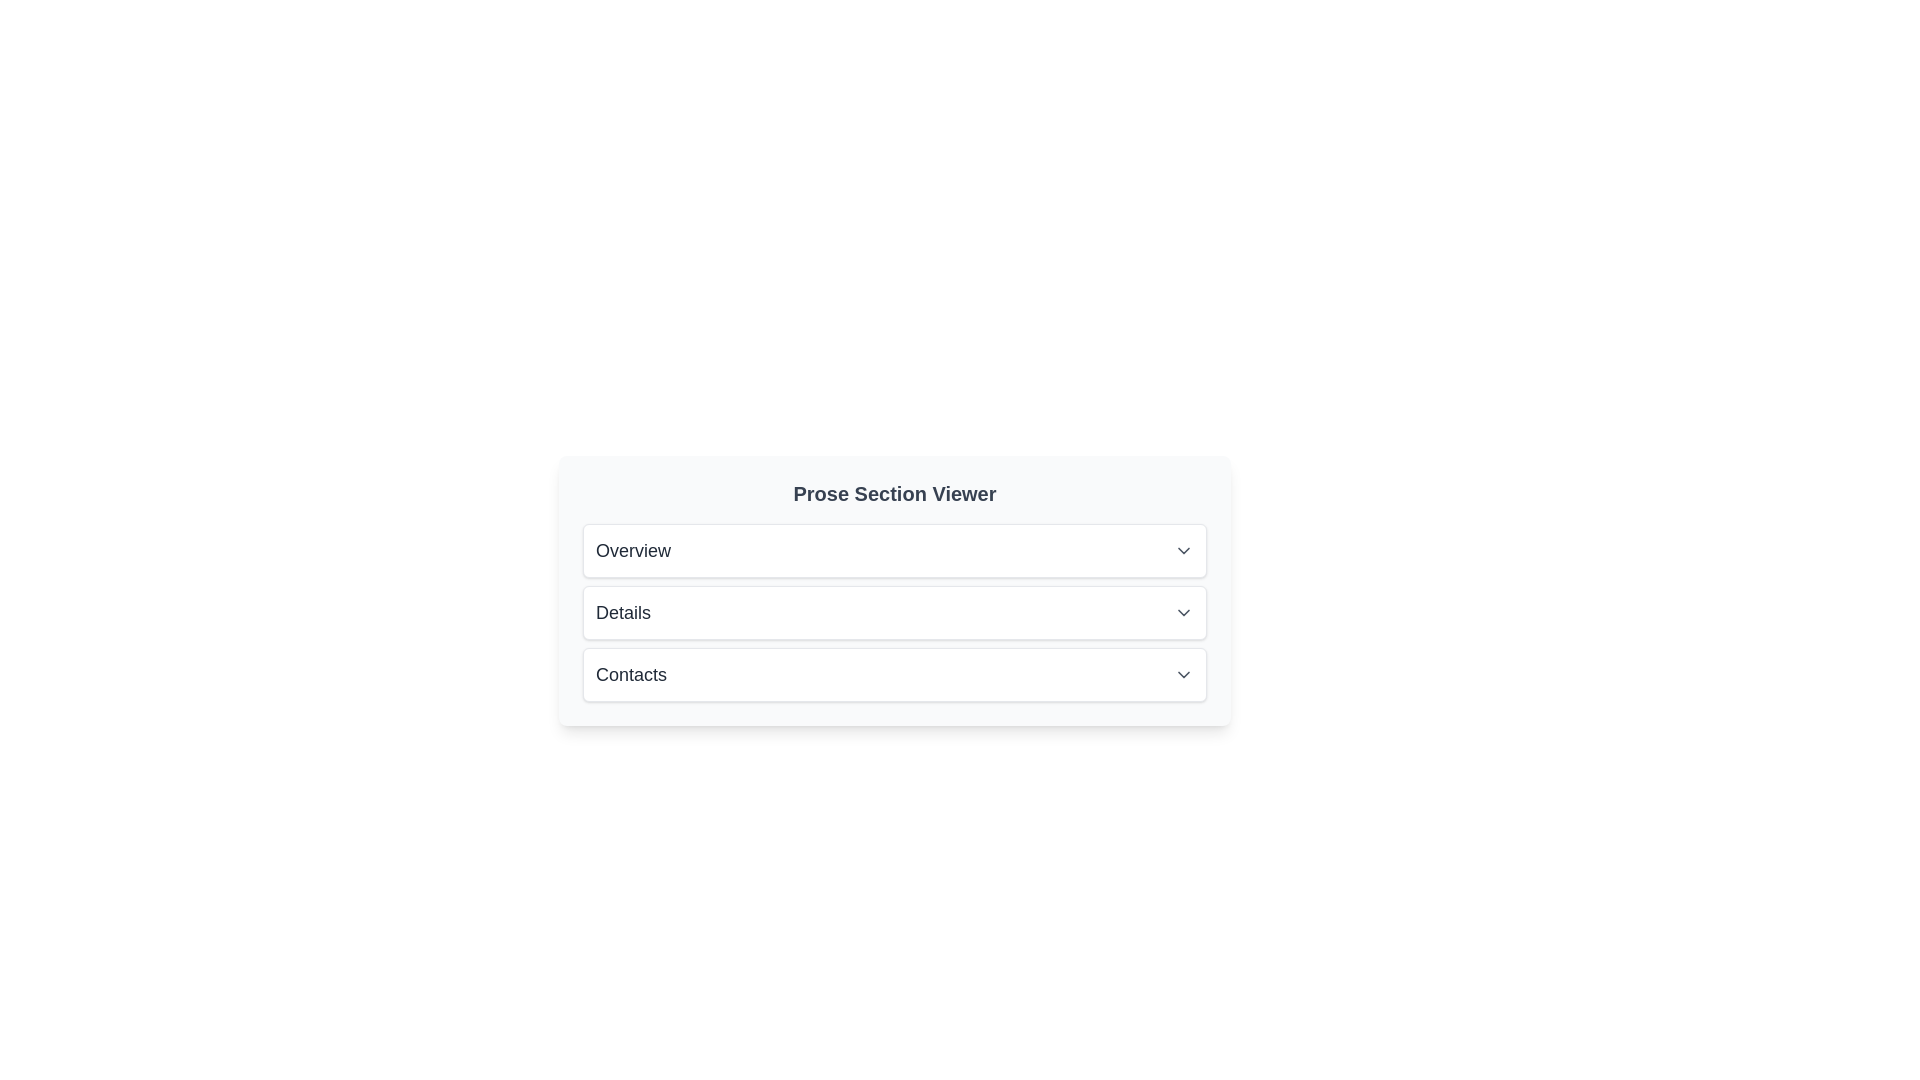 The width and height of the screenshot is (1920, 1080). What do you see at coordinates (1184, 675) in the screenshot?
I see `the downward-pointing chevron icon on the right side of the 'Contacts' row` at bounding box center [1184, 675].